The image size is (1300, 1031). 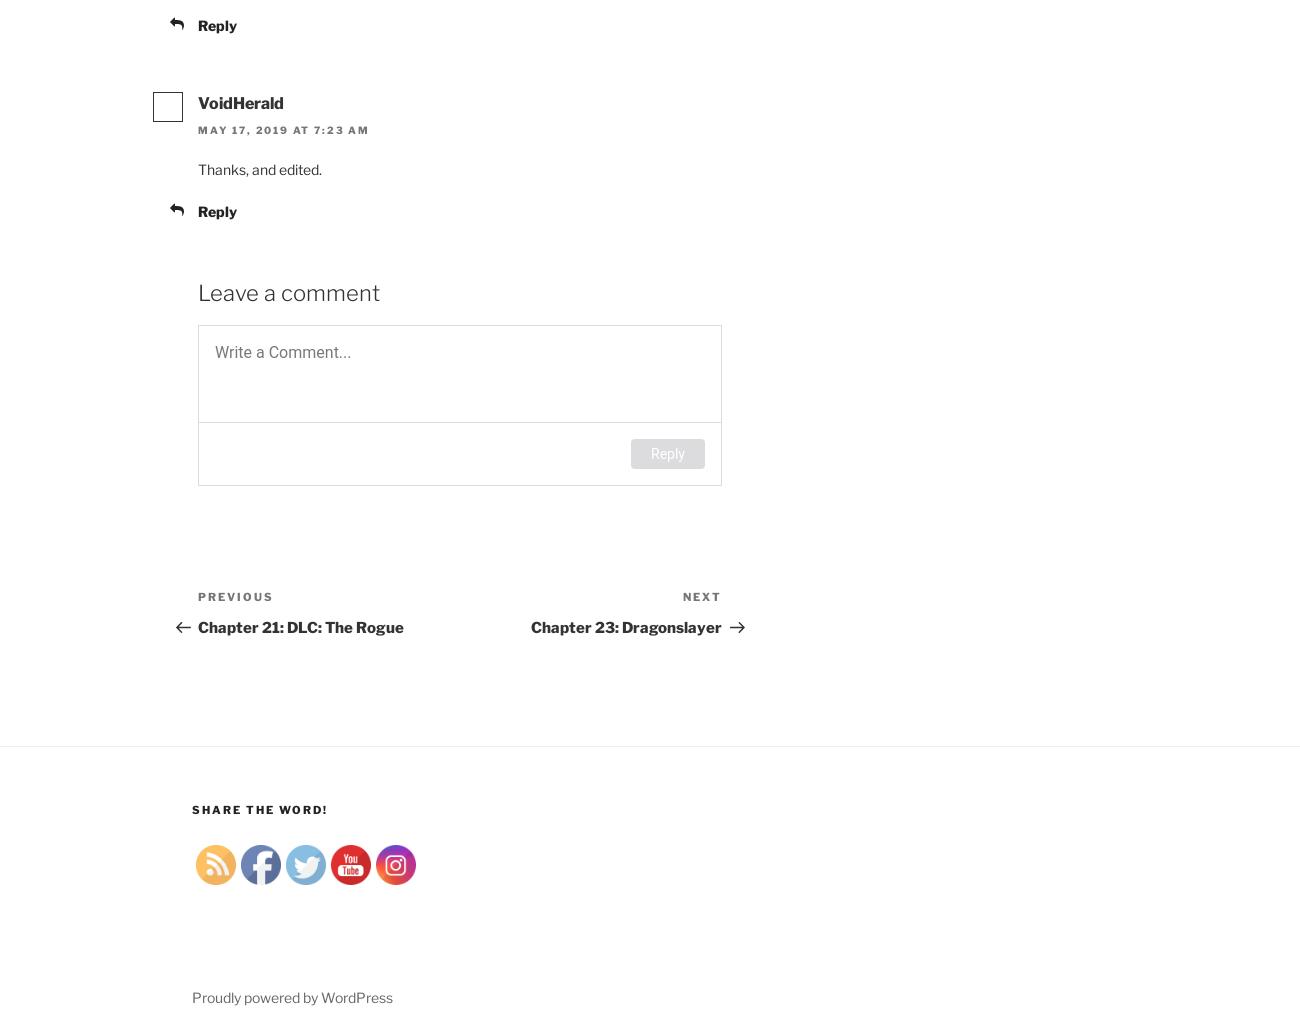 I want to click on 'Chapter 21: DLC: The Rogue', so click(x=300, y=627).